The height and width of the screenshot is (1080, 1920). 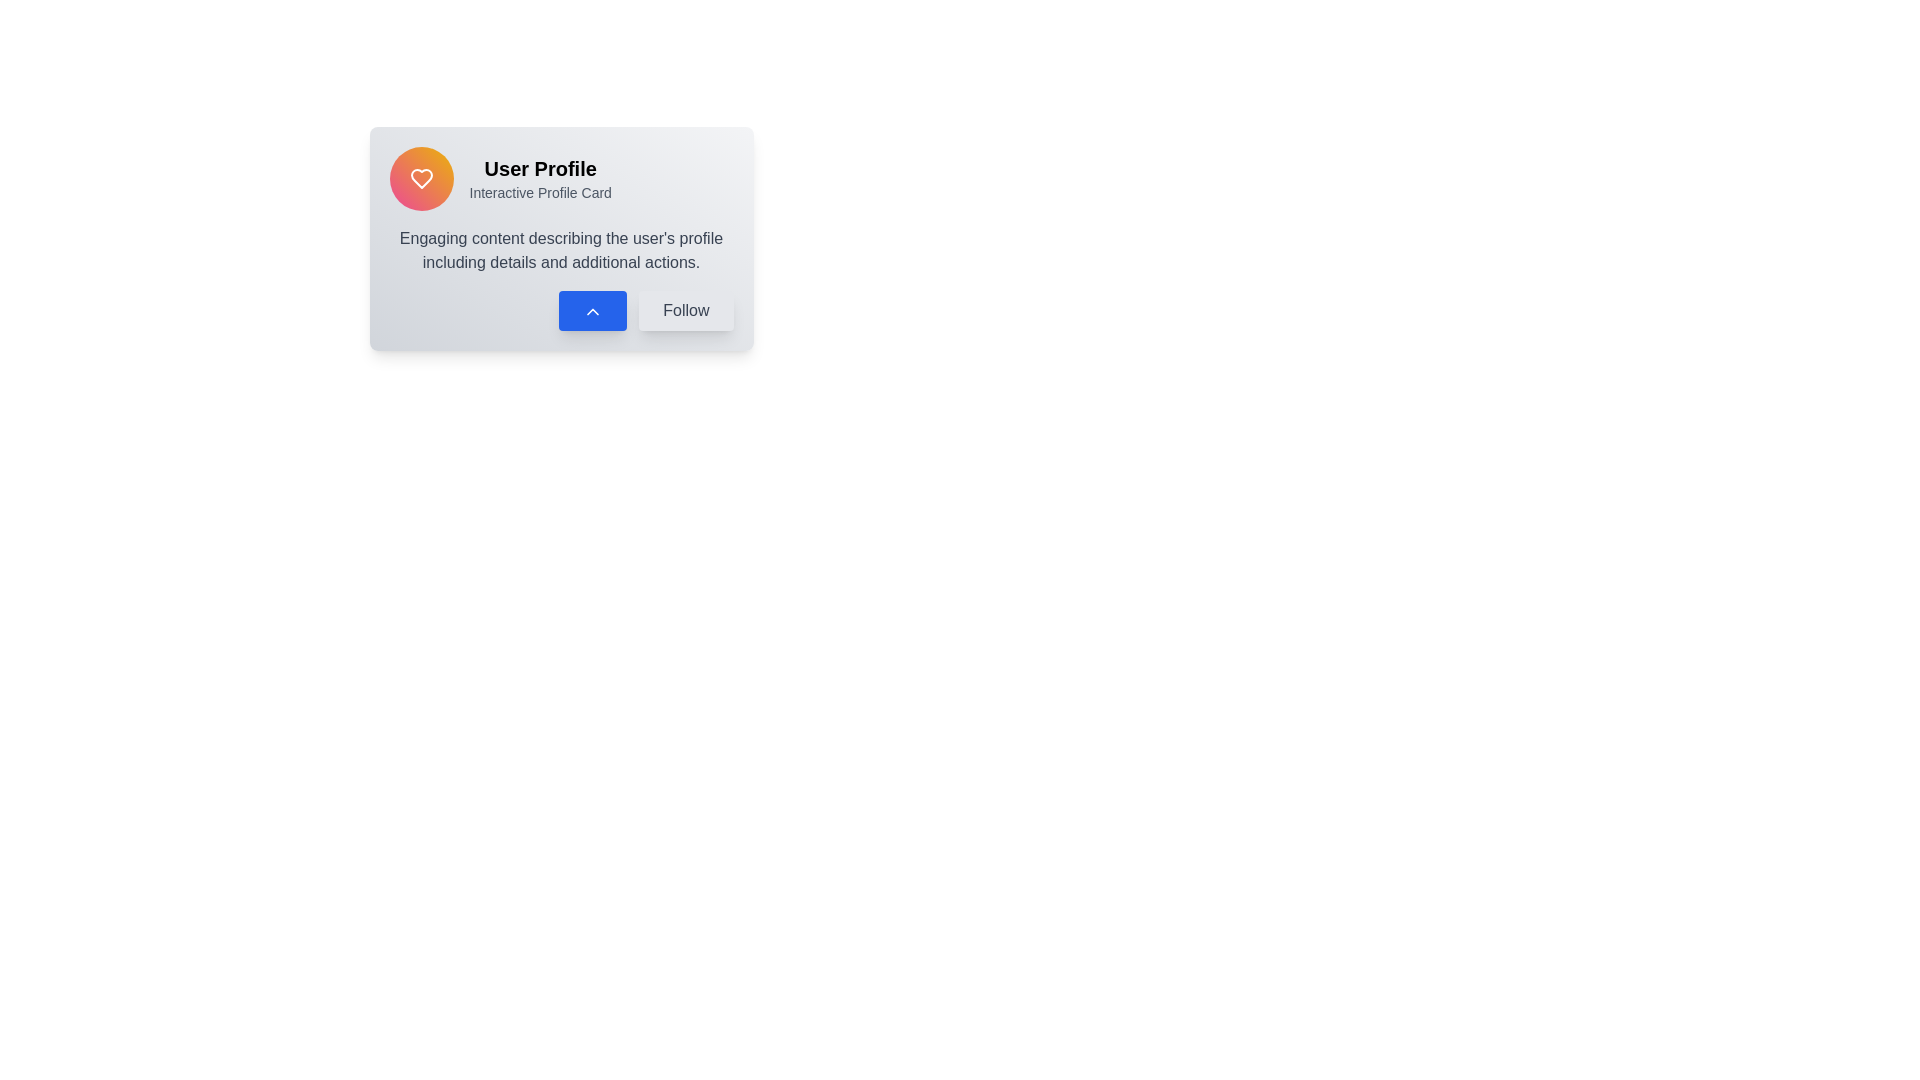 I want to click on the bold, black text label reading 'User Profile' located at the top left corner of the card component, so click(x=540, y=168).